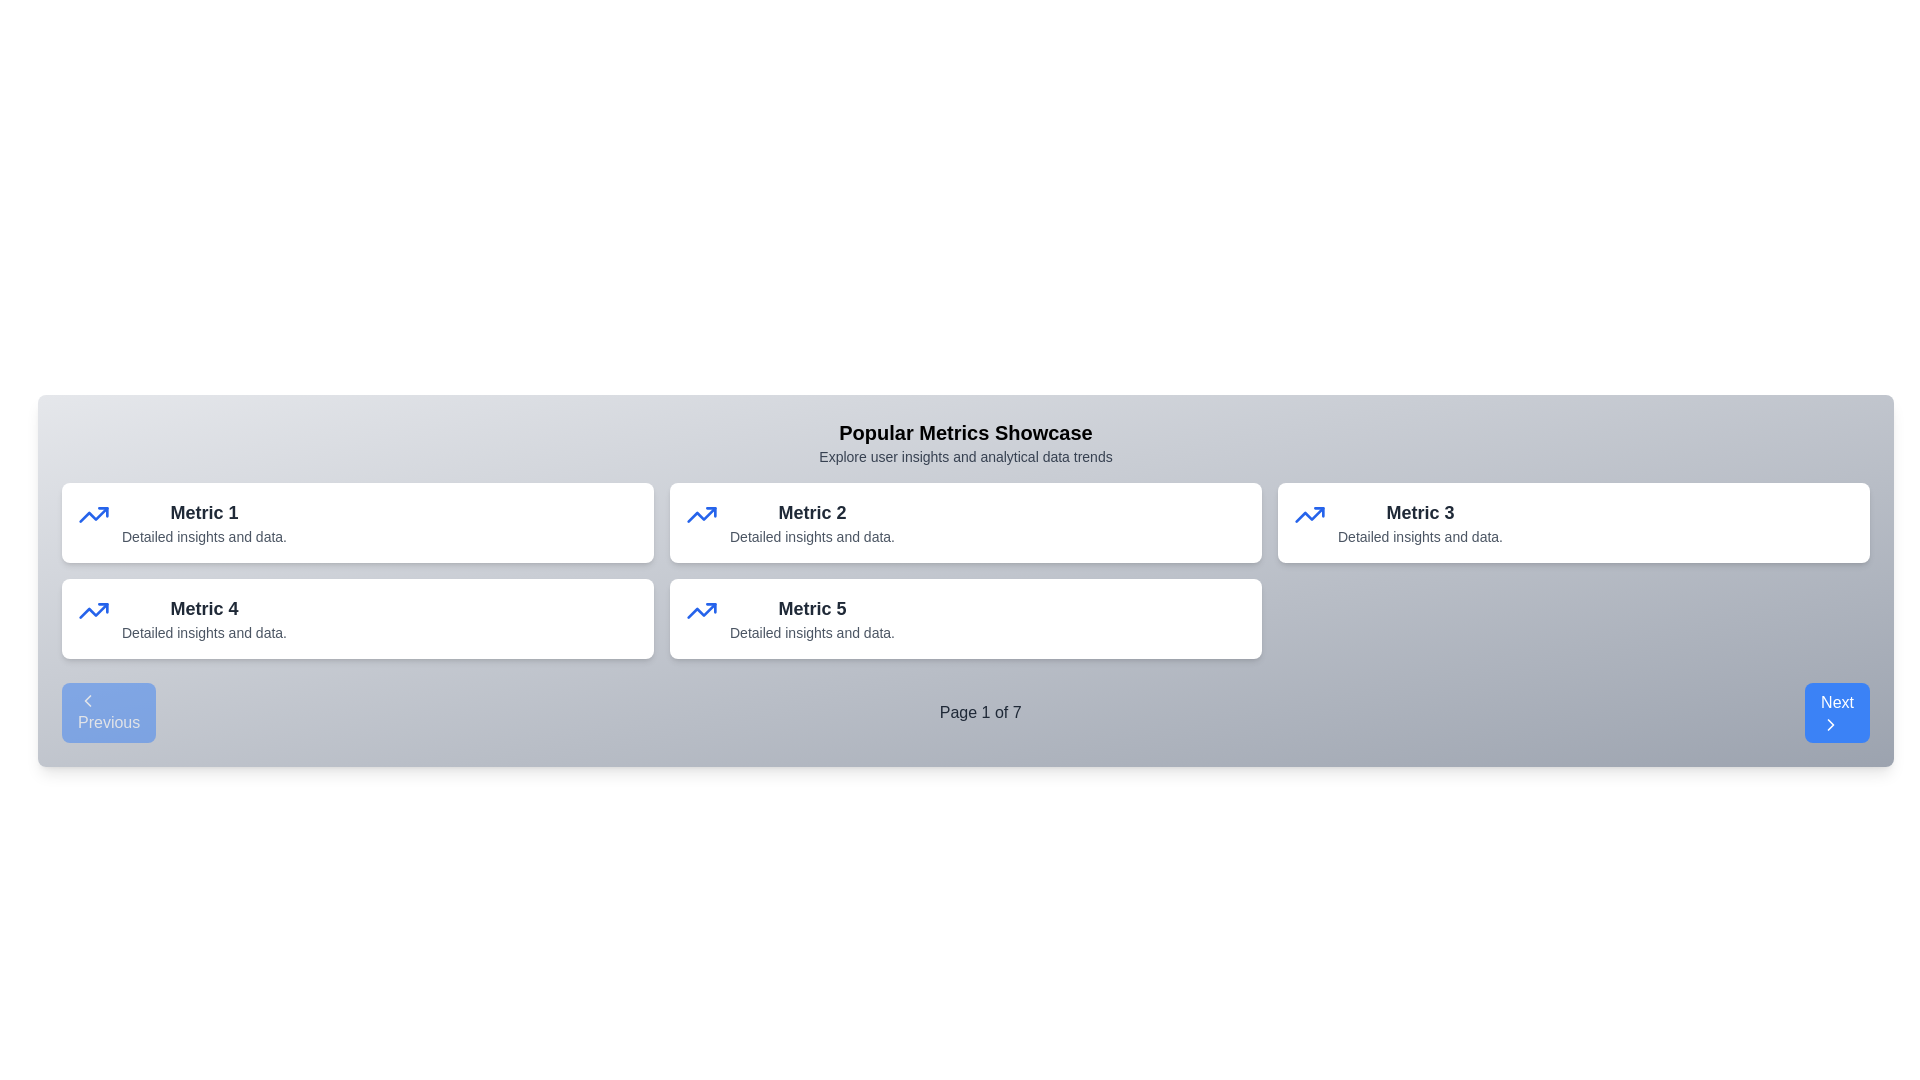 This screenshot has height=1080, width=1920. What do you see at coordinates (812, 632) in the screenshot?
I see `the static text displaying 'Detailed insights and data.' located below 'Metric 5' in the bottom-left quadrant of the grid layout` at bounding box center [812, 632].